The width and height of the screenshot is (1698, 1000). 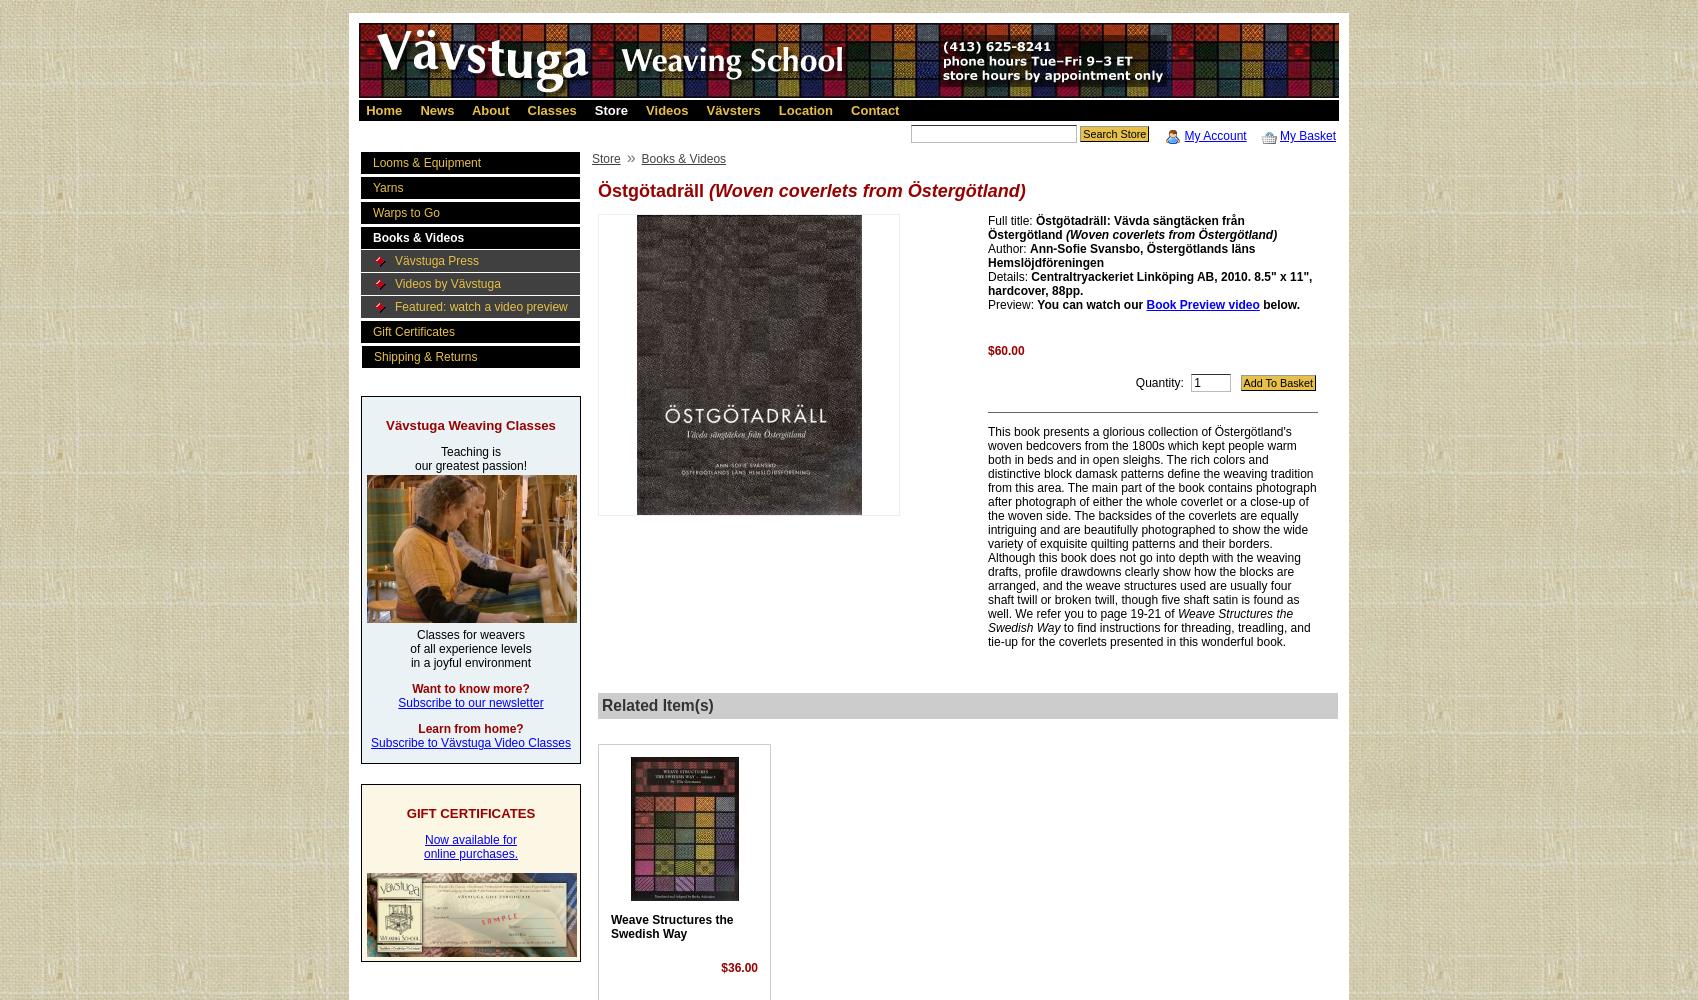 I want to click on 'Home', so click(x=383, y=109).